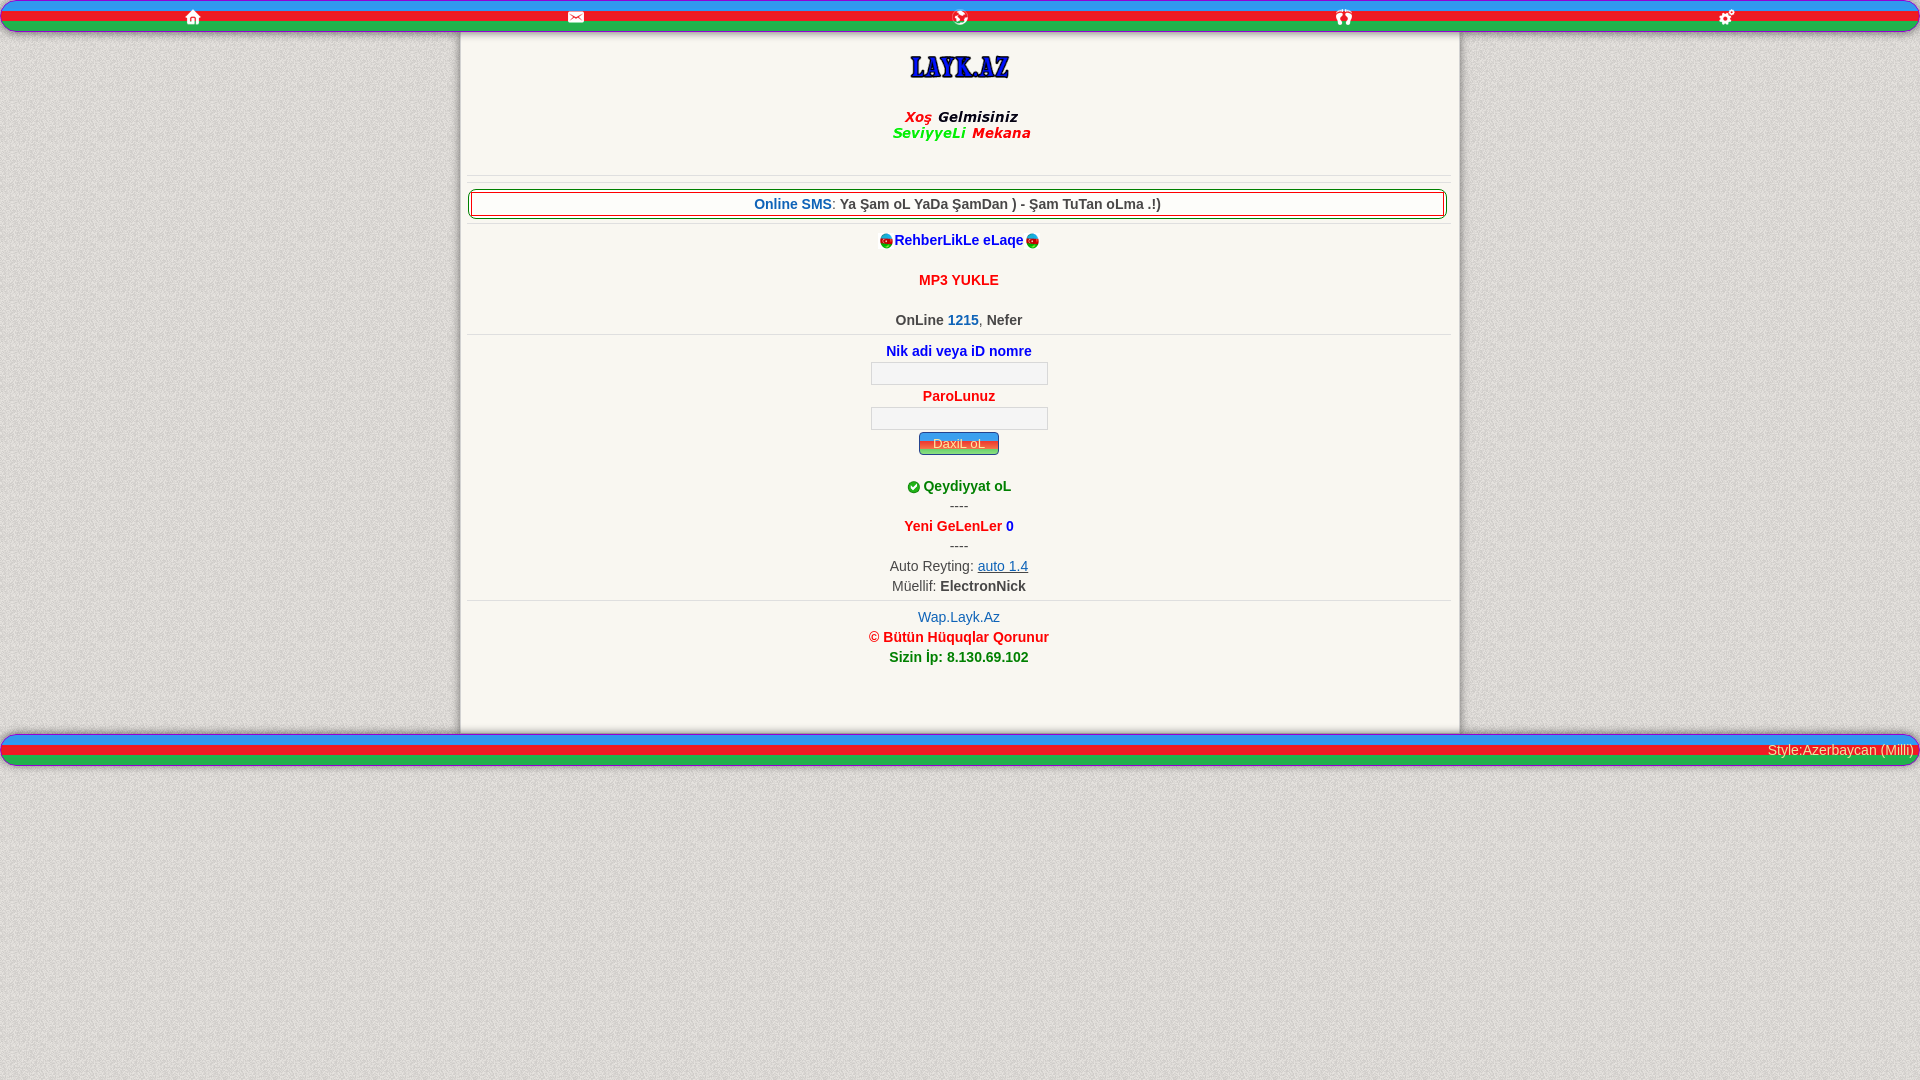  What do you see at coordinates (384, 15) in the screenshot?
I see `'Mesajlar'` at bounding box center [384, 15].